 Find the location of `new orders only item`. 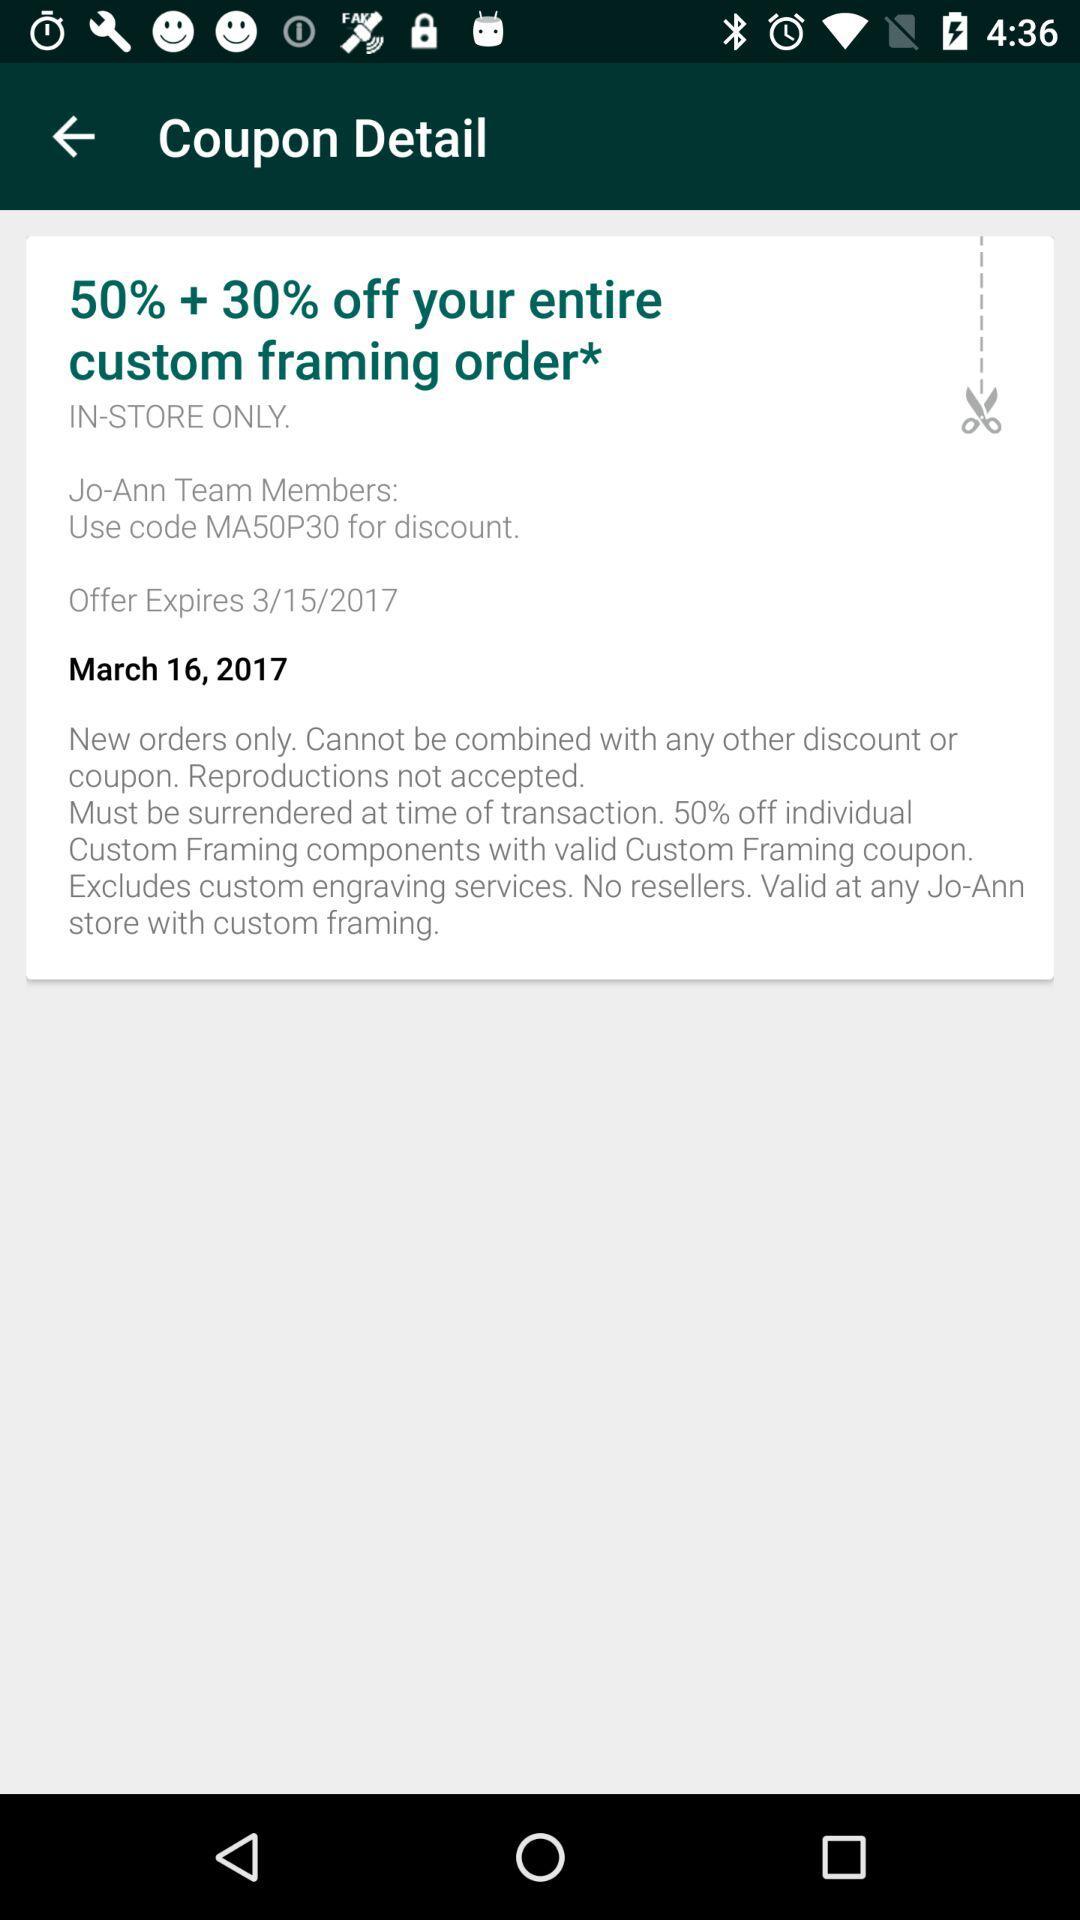

new orders only item is located at coordinates (540, 841).